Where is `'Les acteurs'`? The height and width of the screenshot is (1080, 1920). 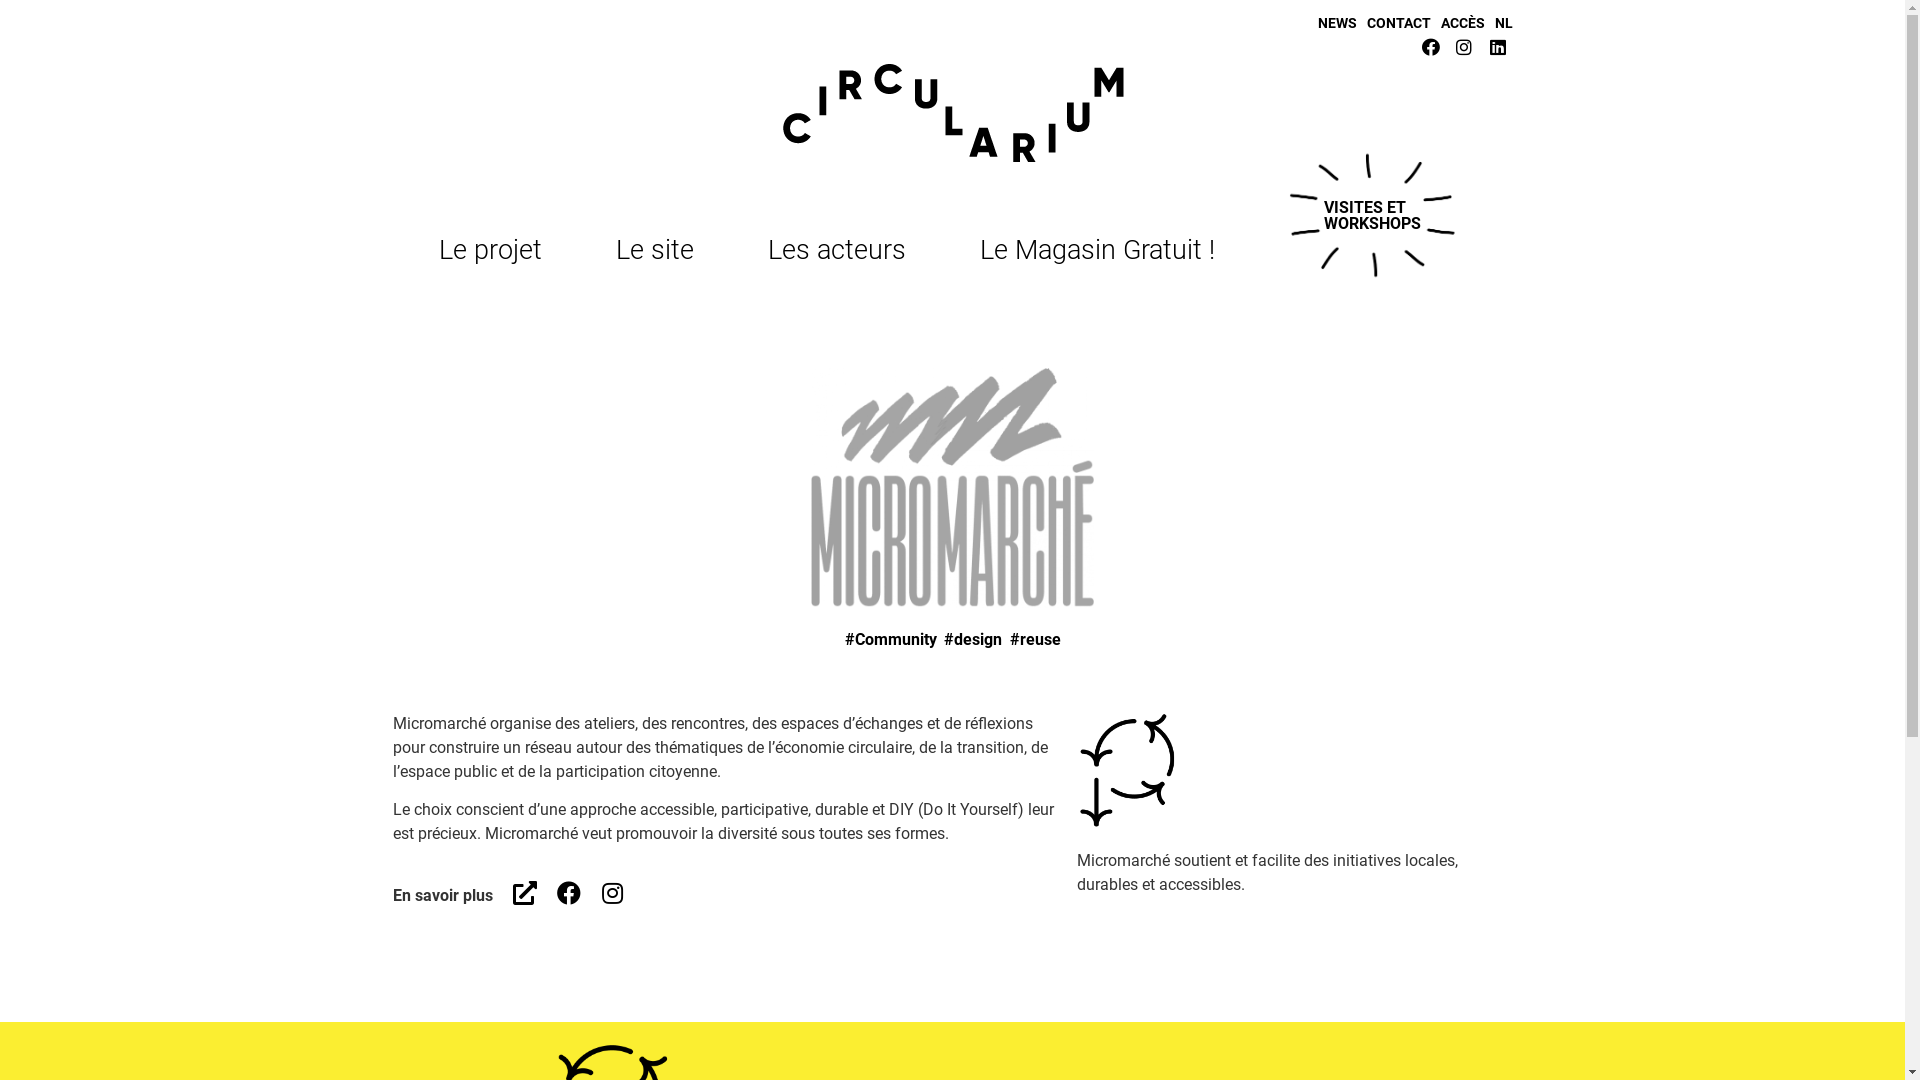
'Les acteurs' is located at coordinates (767, 249).